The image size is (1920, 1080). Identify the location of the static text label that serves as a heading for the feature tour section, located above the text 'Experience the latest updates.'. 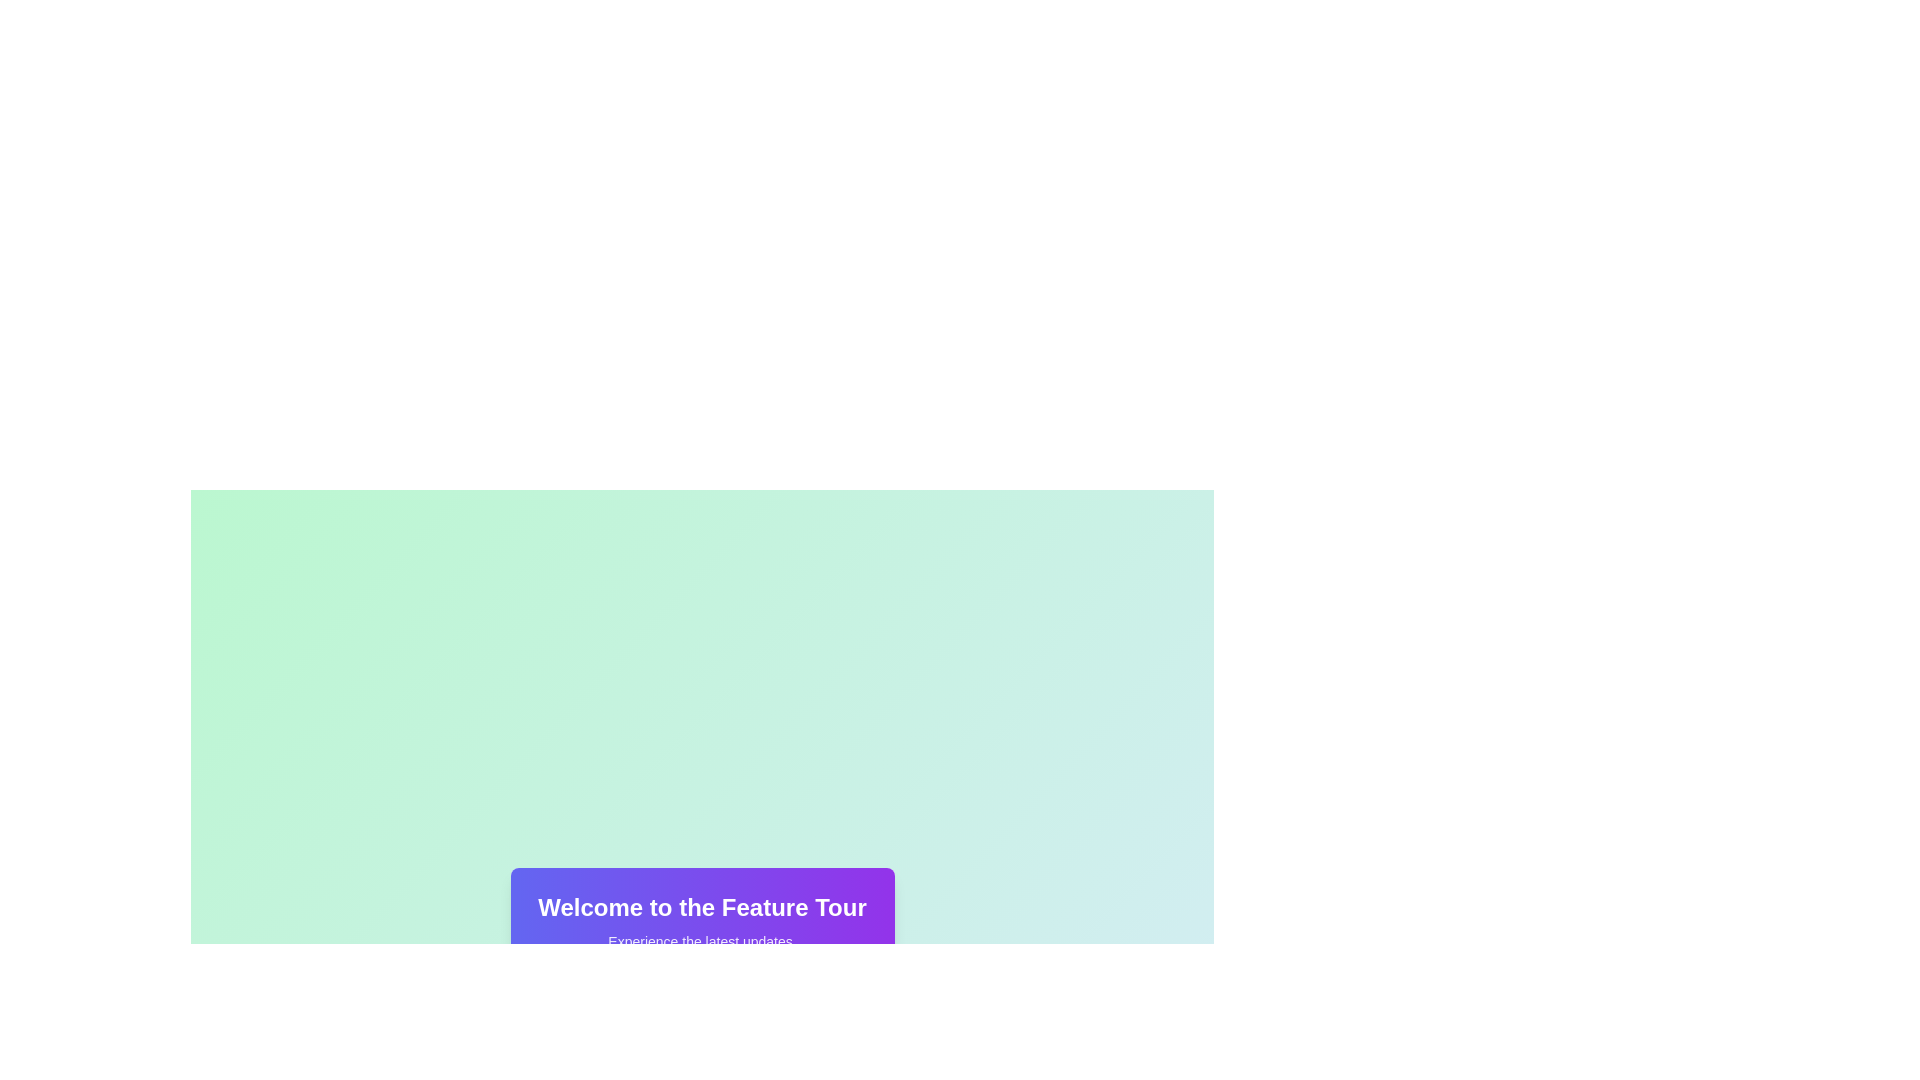
(702, 907).